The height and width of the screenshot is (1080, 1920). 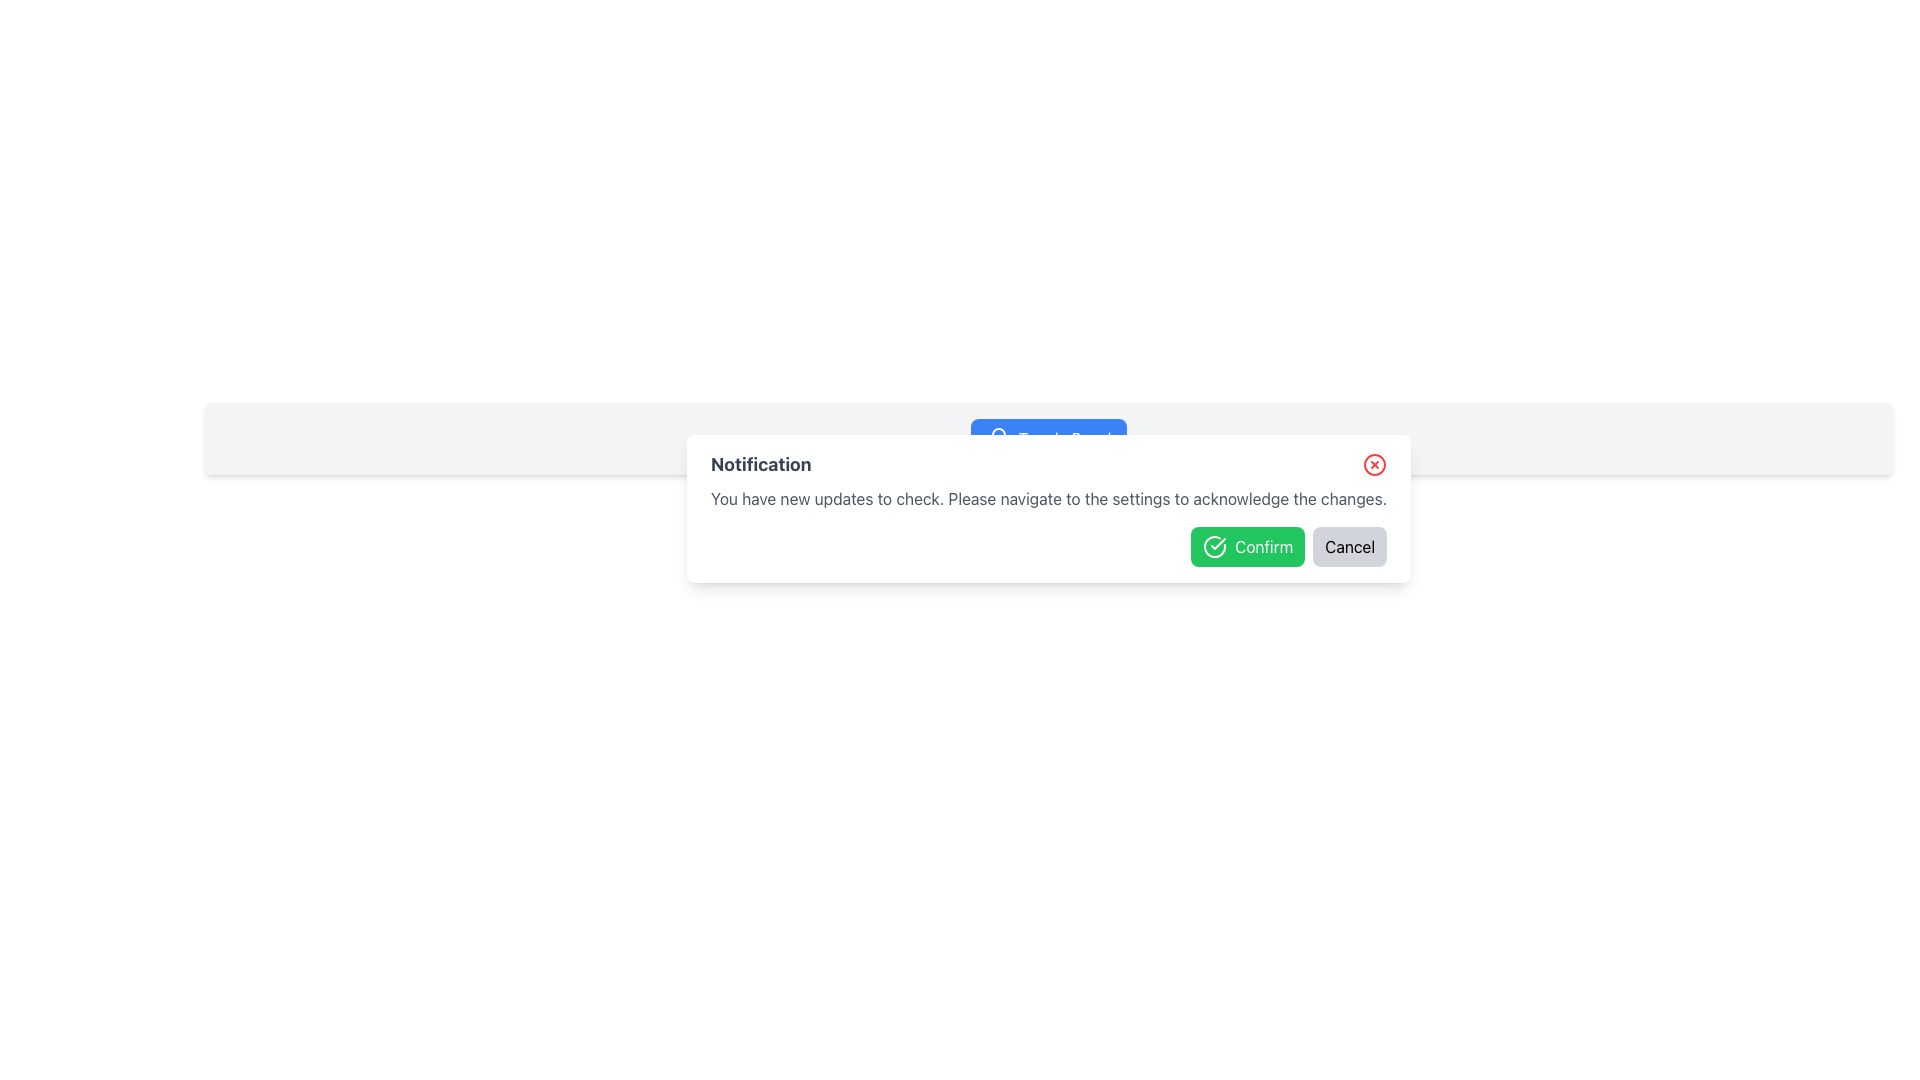 I want to click on the confirmation button located in the bottom-right section of the modal to observe style changes, so click(x=1247, y=547).